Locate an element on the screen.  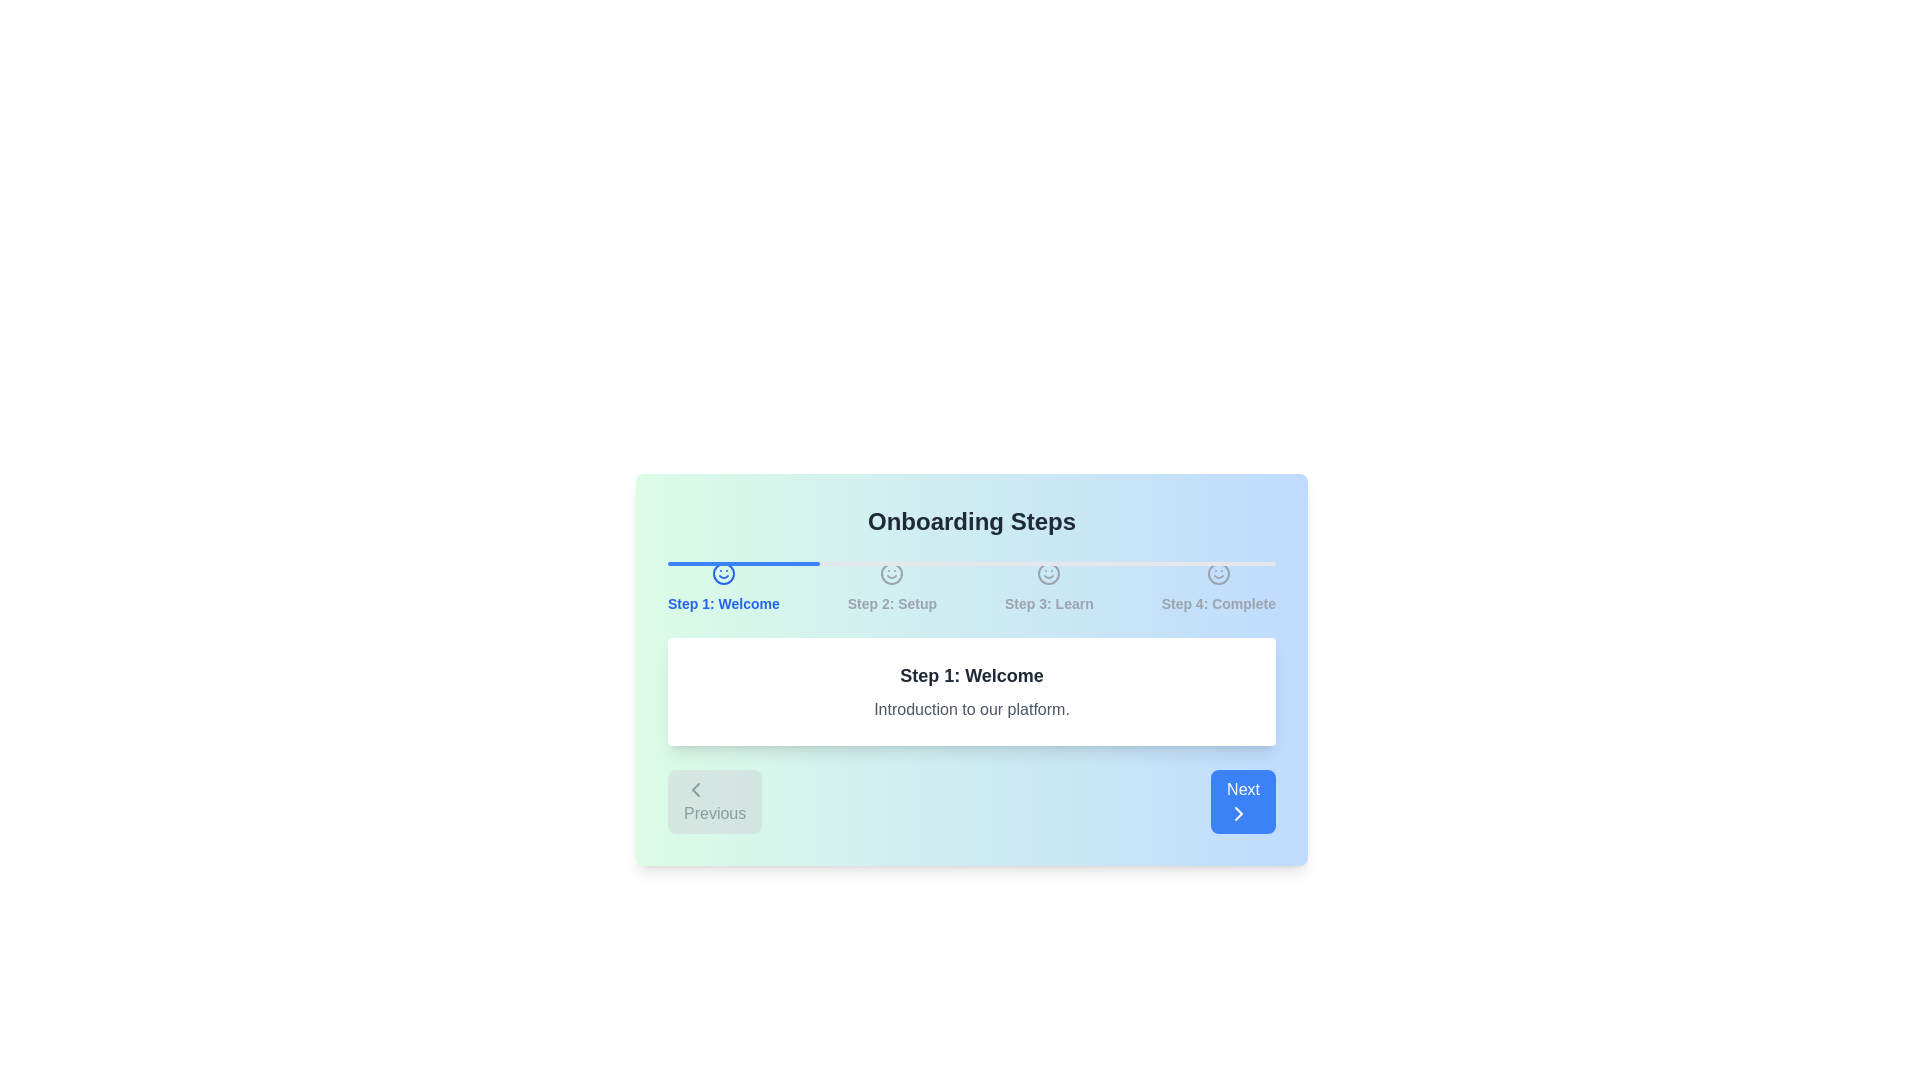
the state of the active onboarding step indicator icon, which is the first circular SVG icon in the top row, highlighting 'Step 1: Welcome' is located at coordinates (722, 574).